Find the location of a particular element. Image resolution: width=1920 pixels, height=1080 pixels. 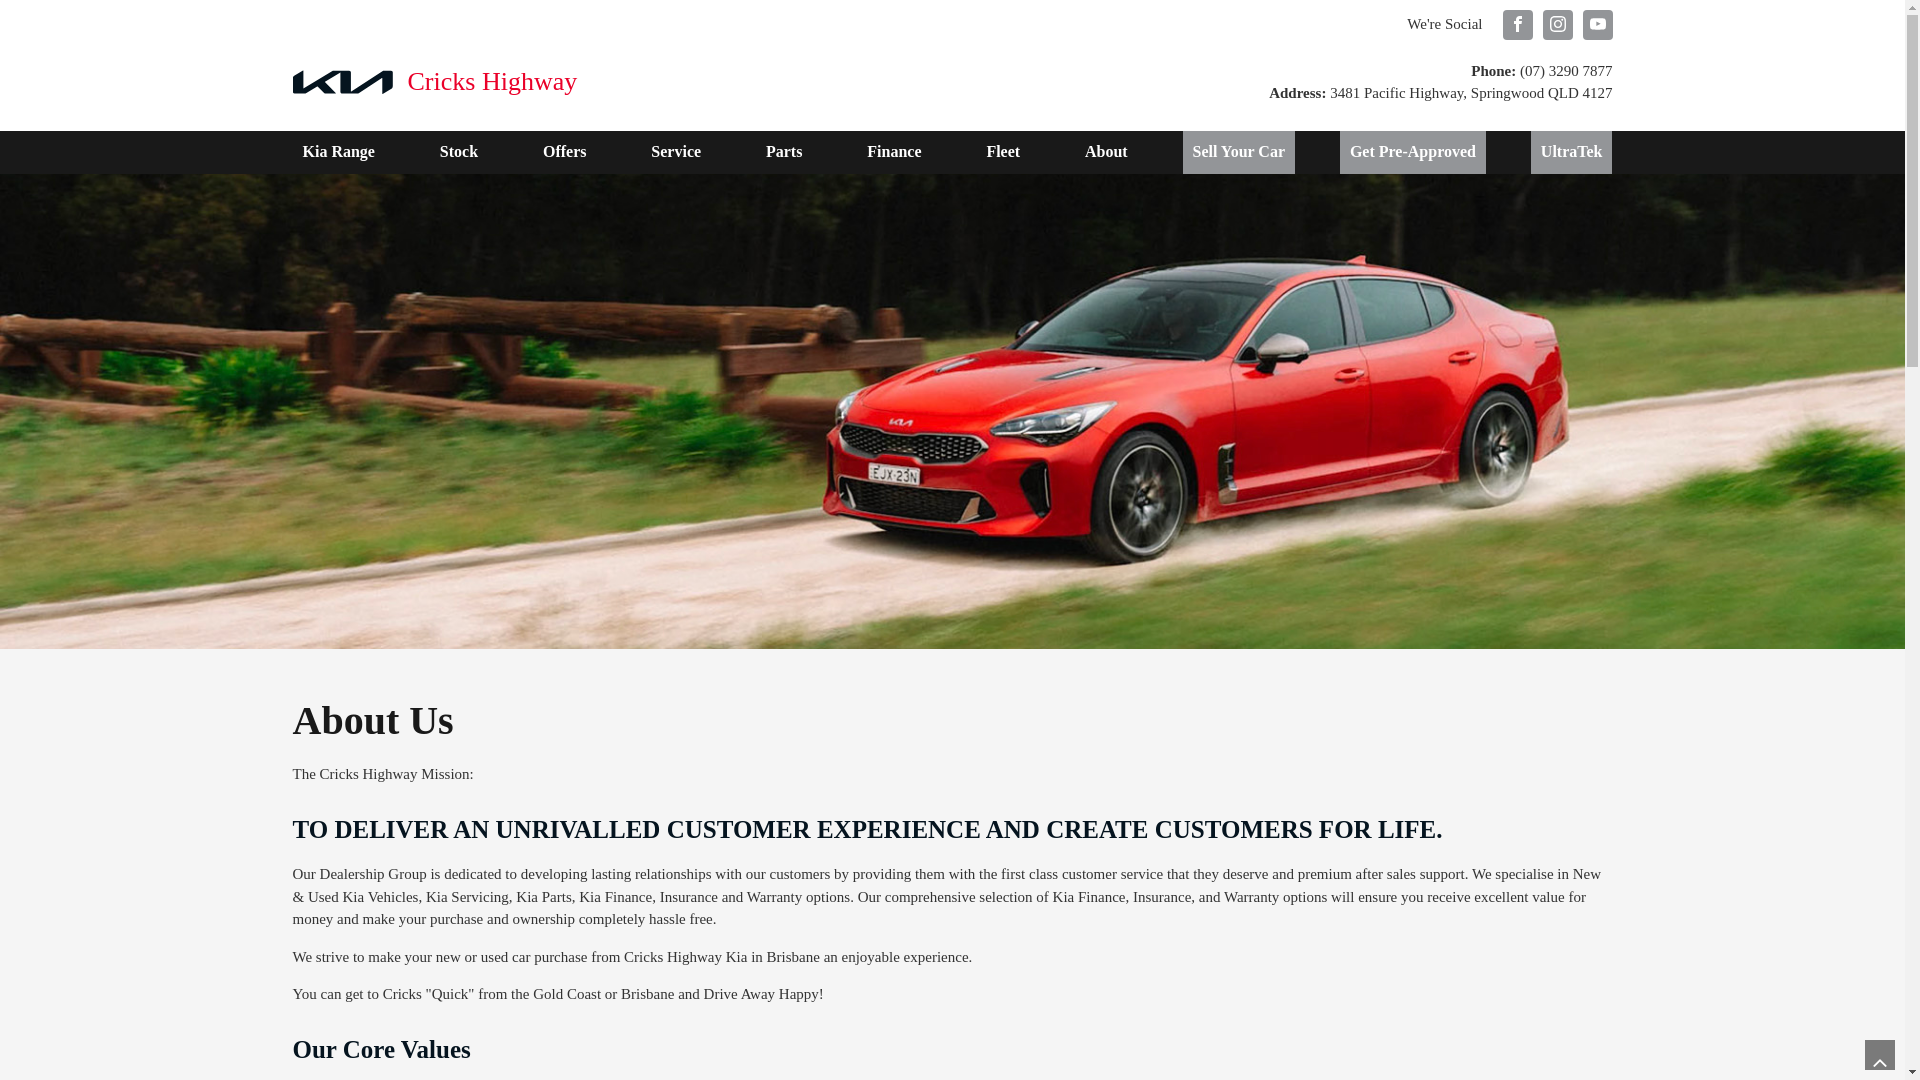

'Offers' is located at coordinates (564, 151).